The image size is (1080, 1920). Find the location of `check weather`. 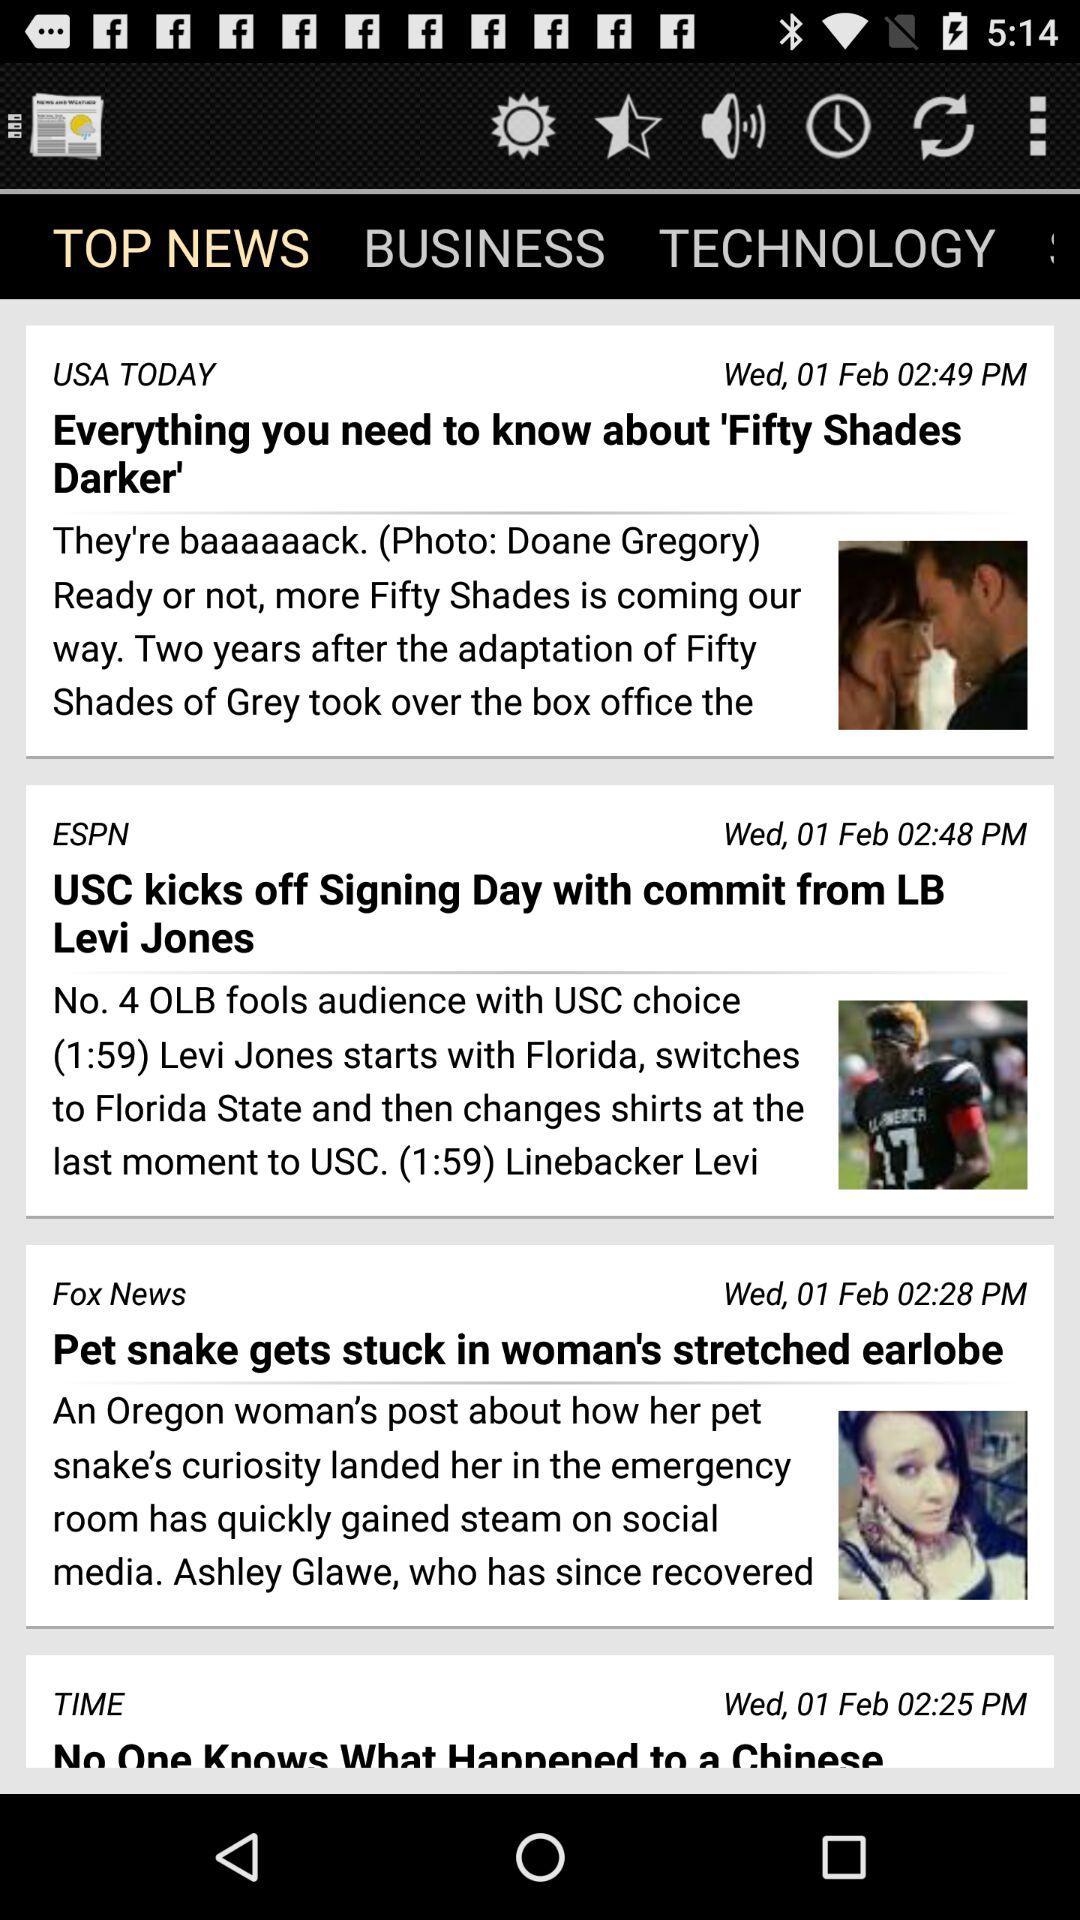

check weather is located at coordinates (522, 124).